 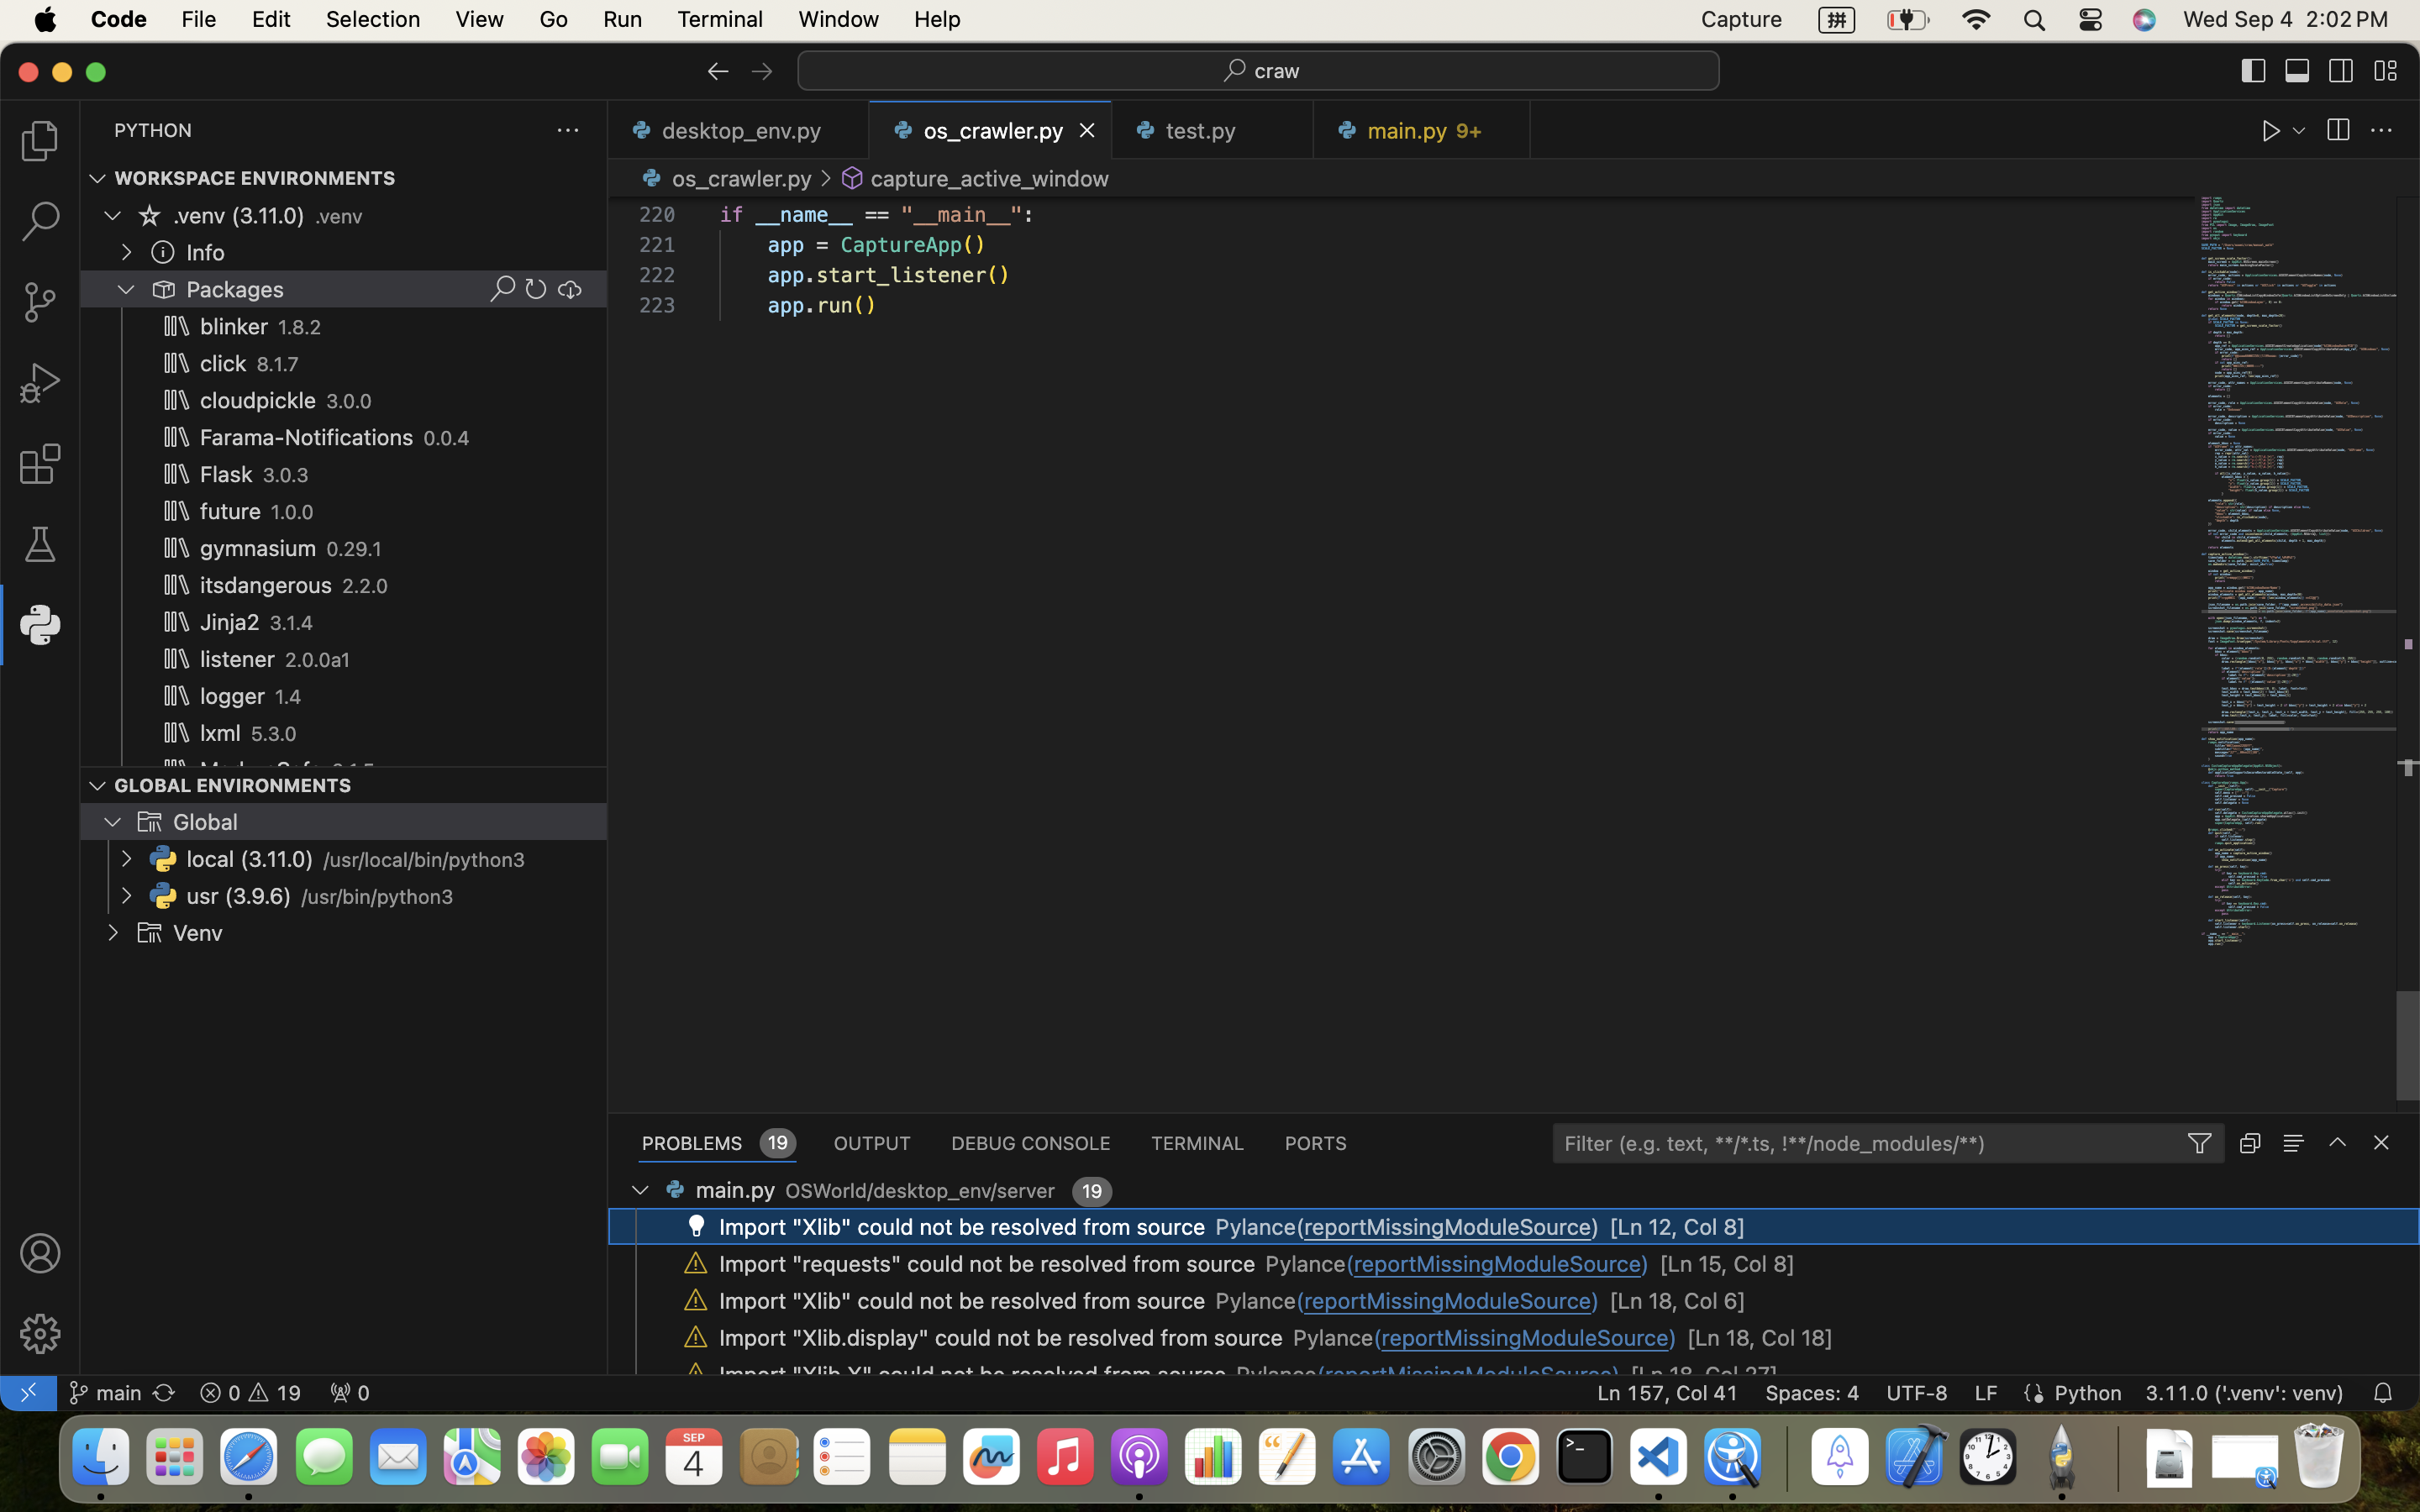 What do you see at coordinates (1760, 1336) in the screenshot?
I see `'[Ln 18, Col 18]'` at bounding box center [1760, 1336].